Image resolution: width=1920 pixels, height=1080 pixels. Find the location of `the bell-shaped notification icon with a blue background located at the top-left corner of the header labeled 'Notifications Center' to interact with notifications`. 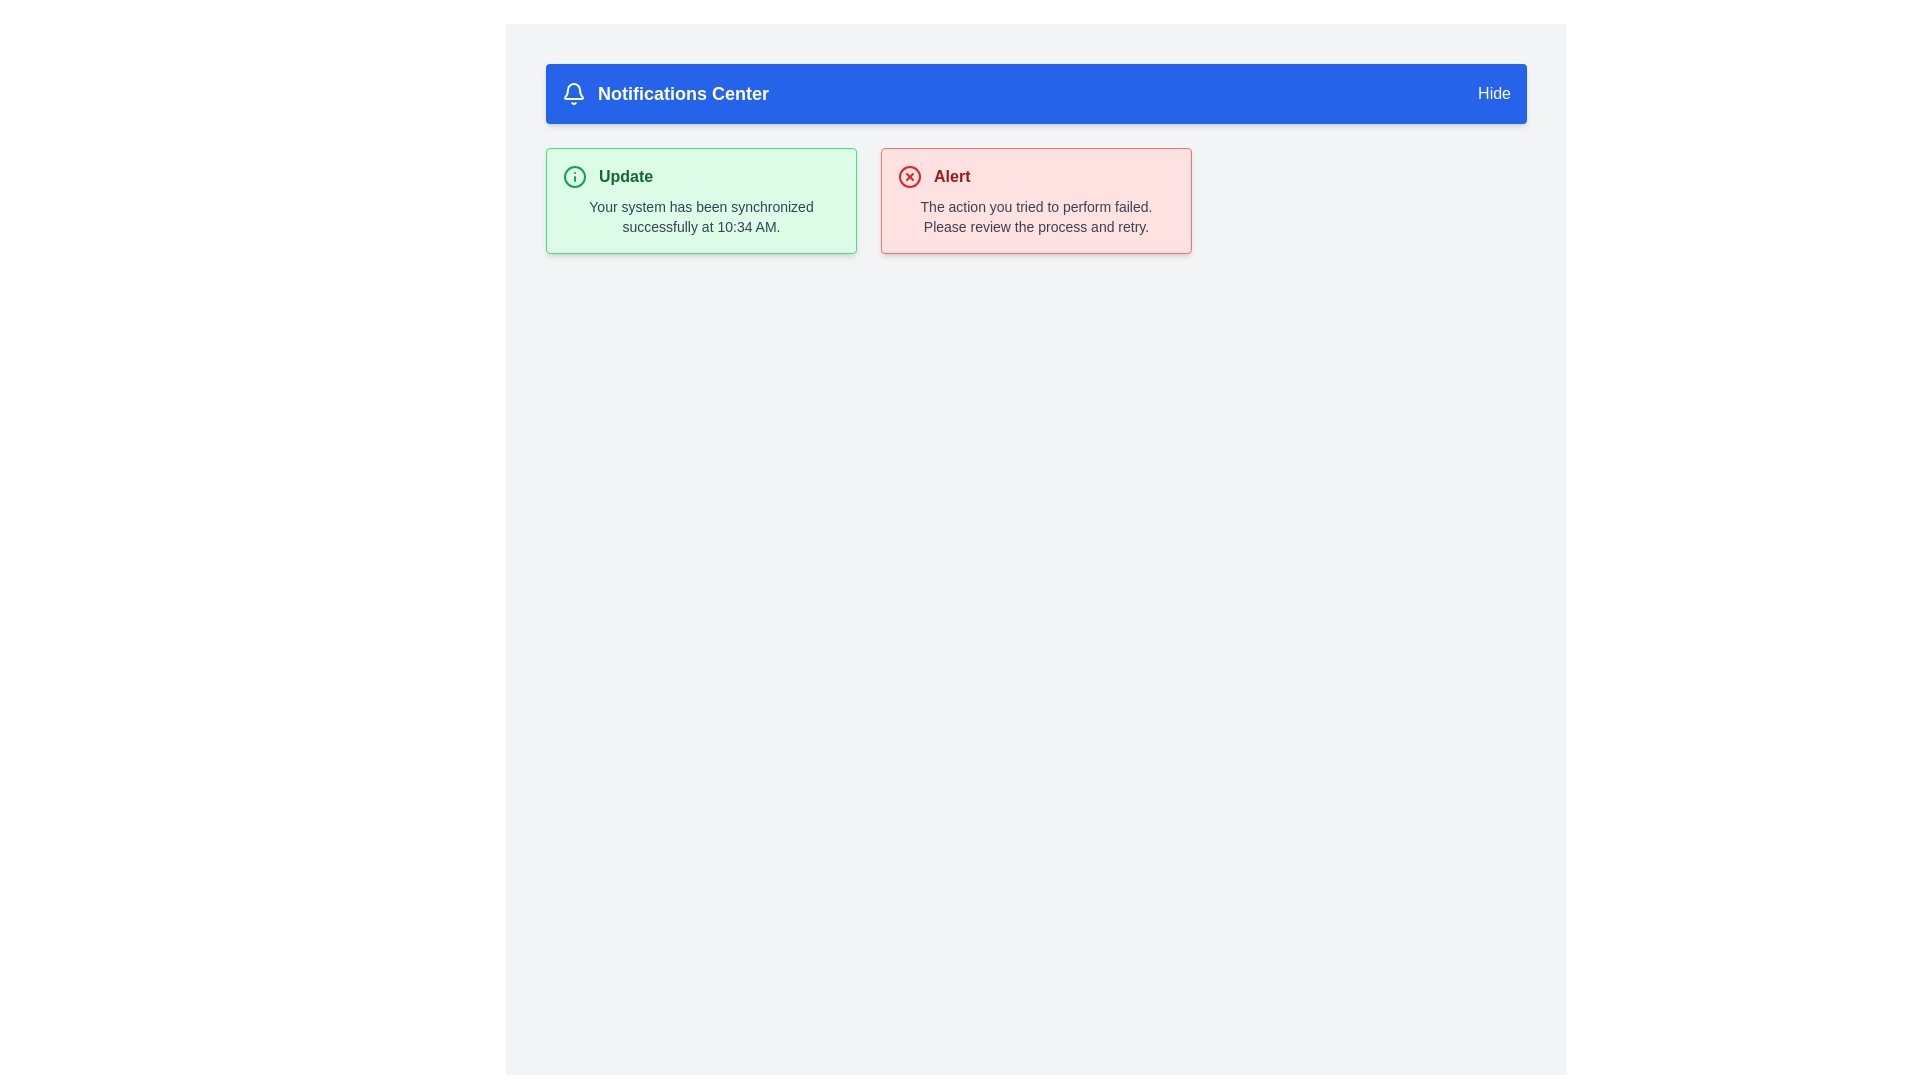

the bell-shaped notification icon with a blue background located at the top-left corner of the header labeled 'Notifications Center' to interact with notifications is located at coordinates (573, 93).